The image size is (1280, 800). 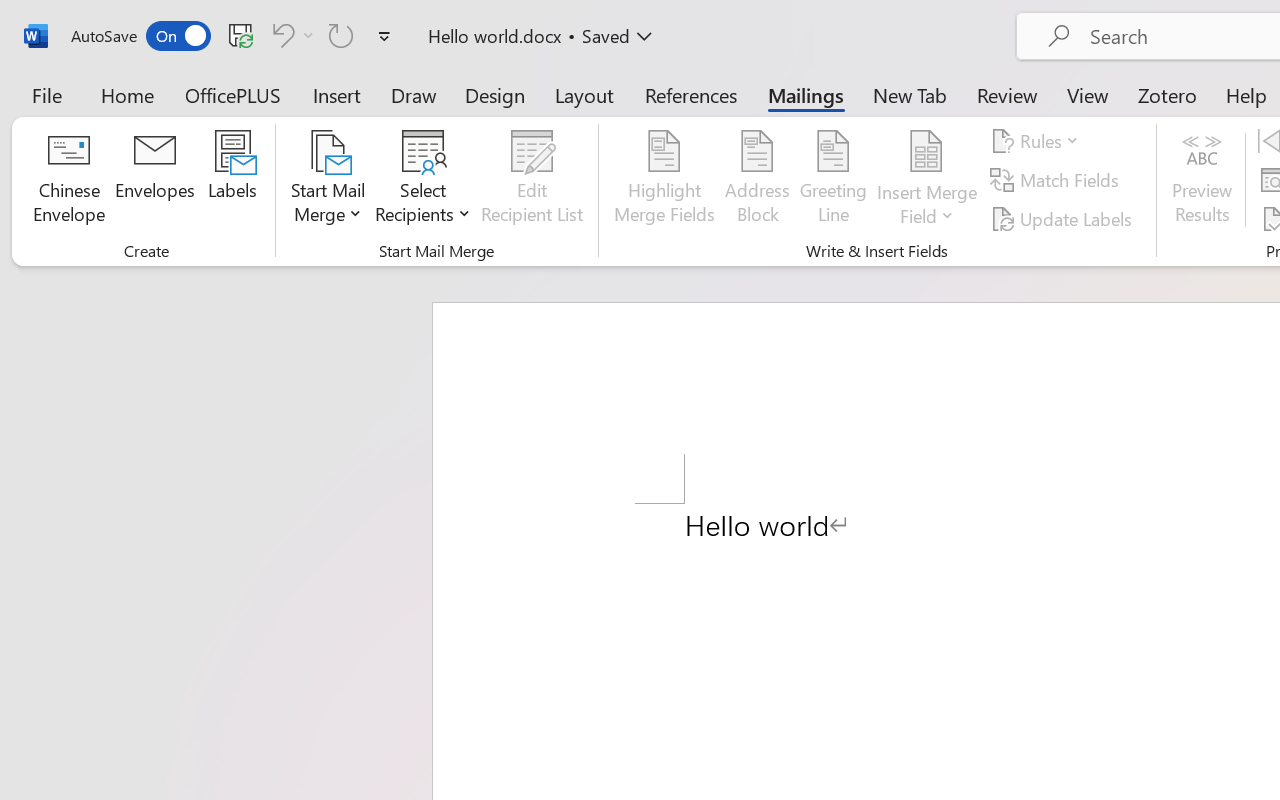 What do you see at coordinates (1007, 94) in the screenshot?
I see `'Review'` at bounding box center [1007, 94].